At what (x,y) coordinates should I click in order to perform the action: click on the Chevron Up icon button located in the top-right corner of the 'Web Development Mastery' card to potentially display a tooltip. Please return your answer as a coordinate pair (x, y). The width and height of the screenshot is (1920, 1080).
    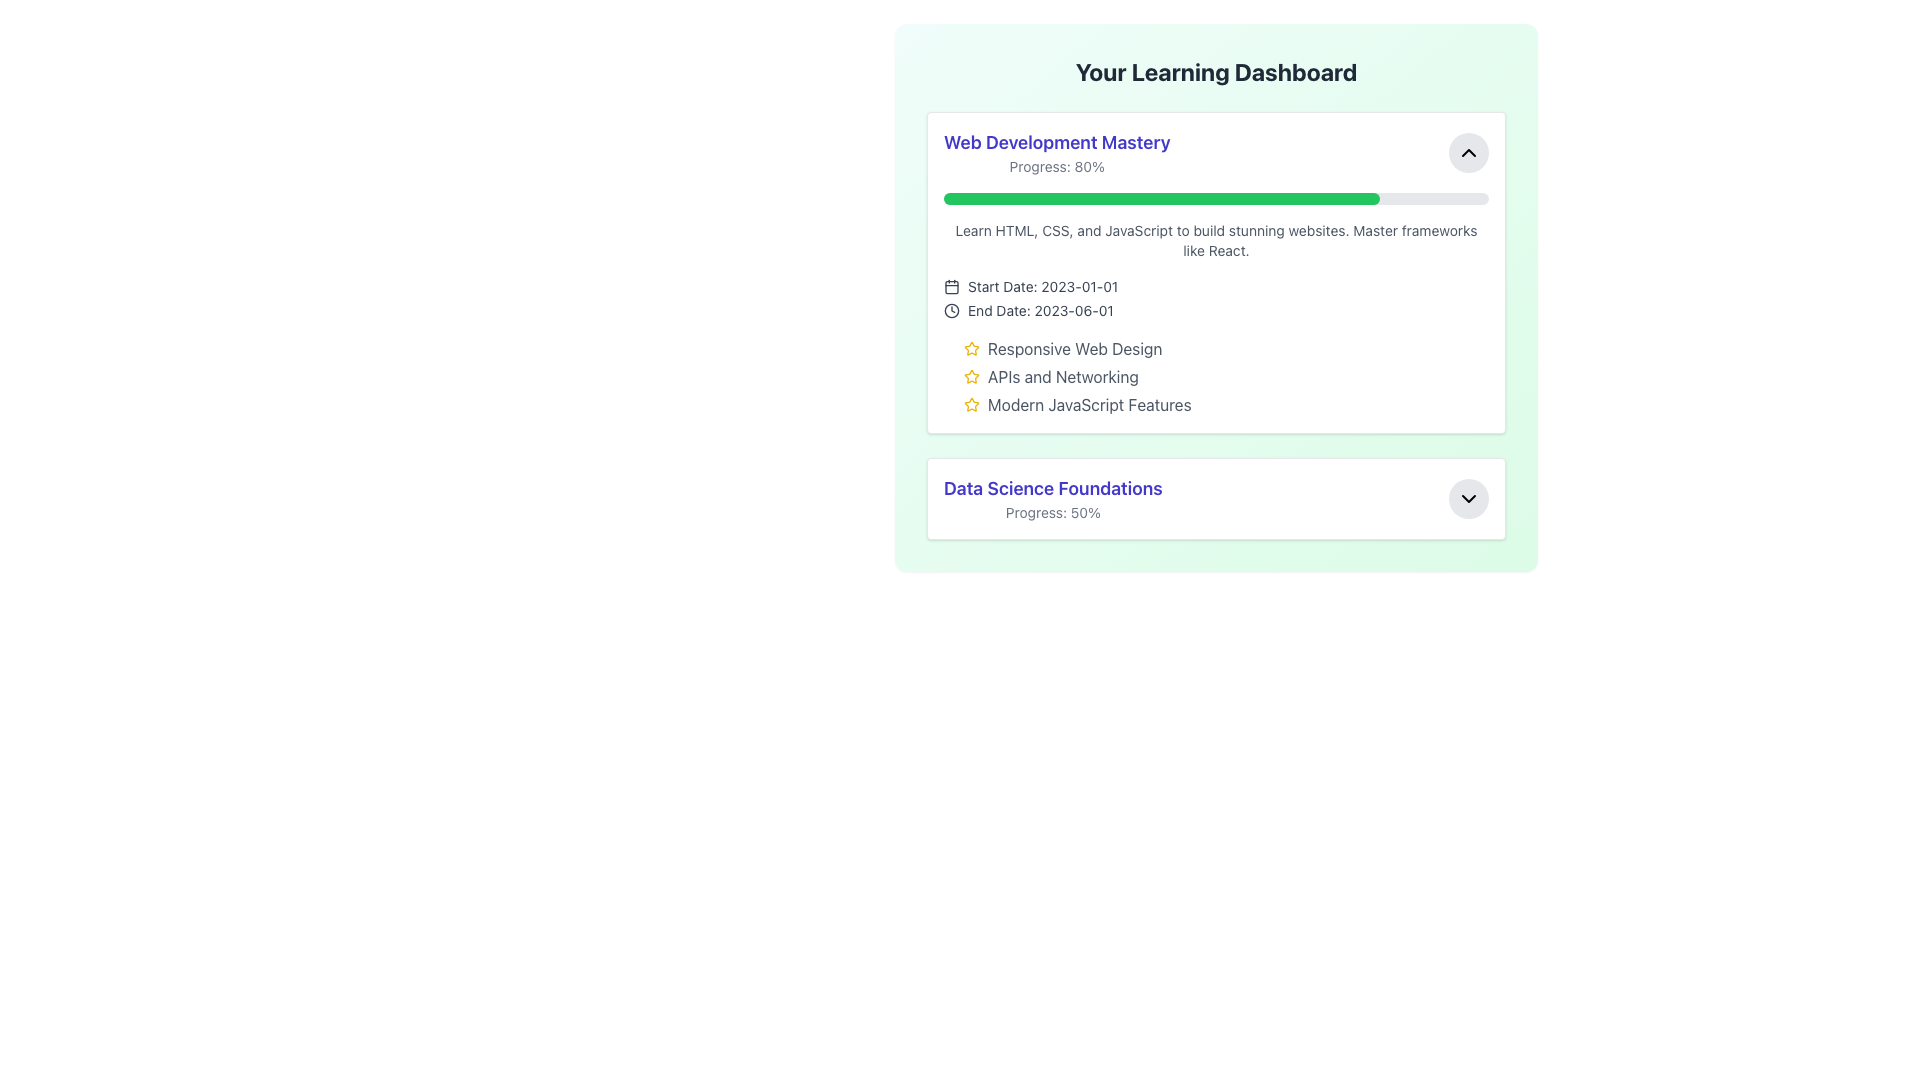
    Looking at the image, I should click on (1468, 152).